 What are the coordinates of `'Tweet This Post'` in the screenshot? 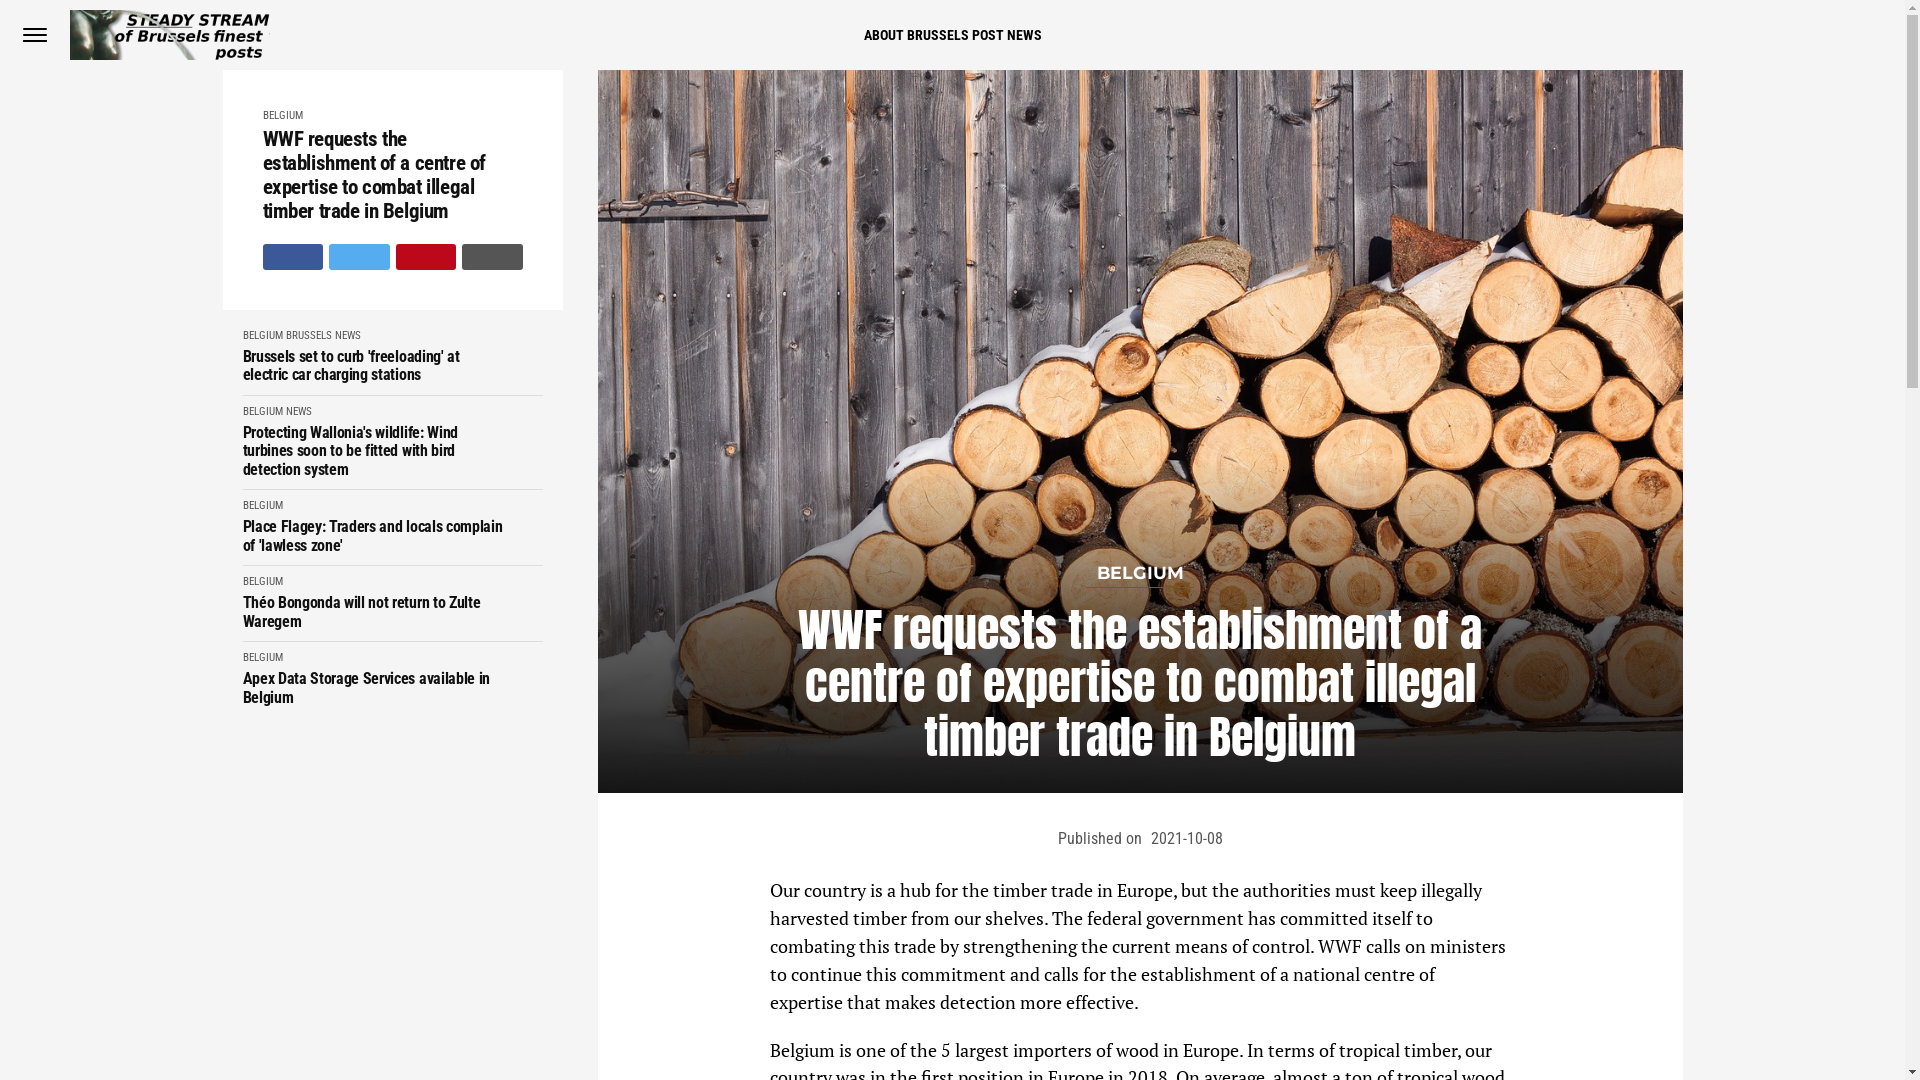 It's located at (359, 256).